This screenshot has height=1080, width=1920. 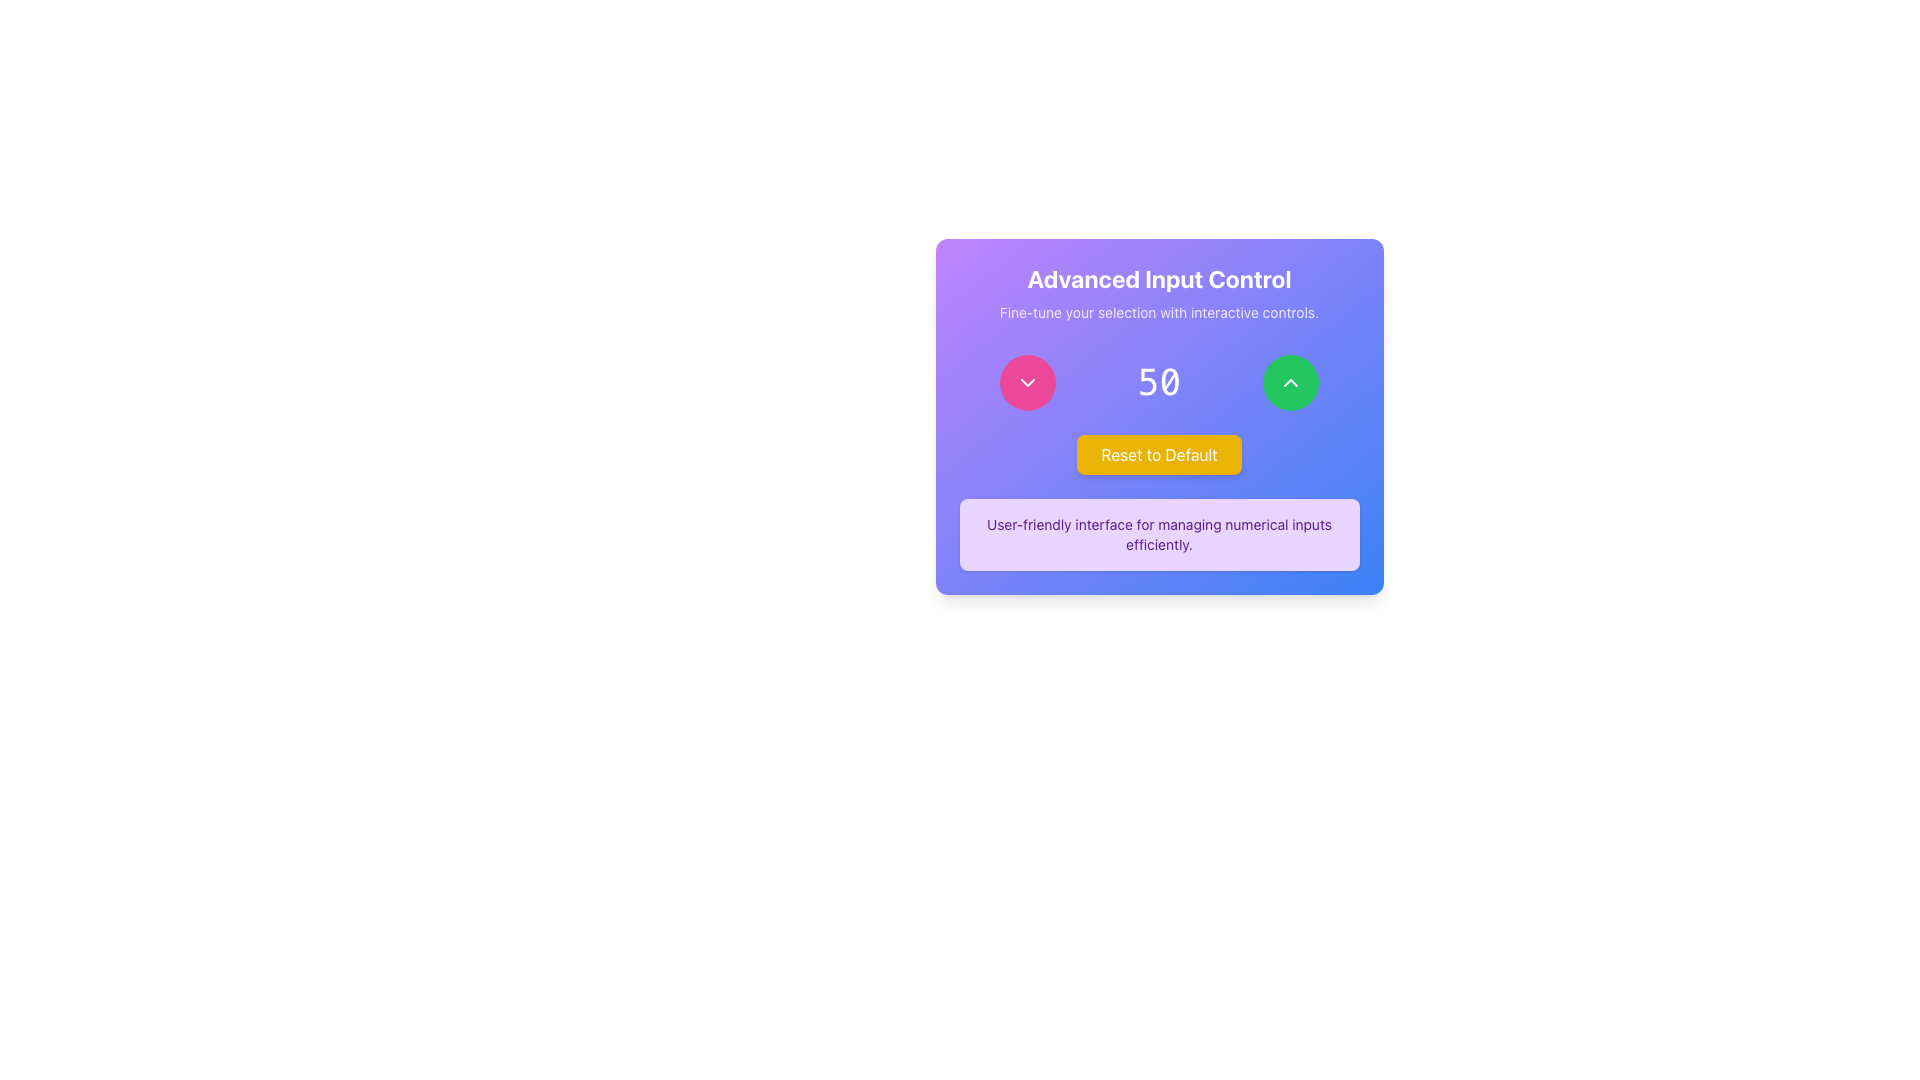 What do you see at coordinates (1028, 382) in the screenshot?
I see `the vibrant pink circular button with a white downward-pointing chevron icon to decrement the value` at bounding box center [1028, 382].